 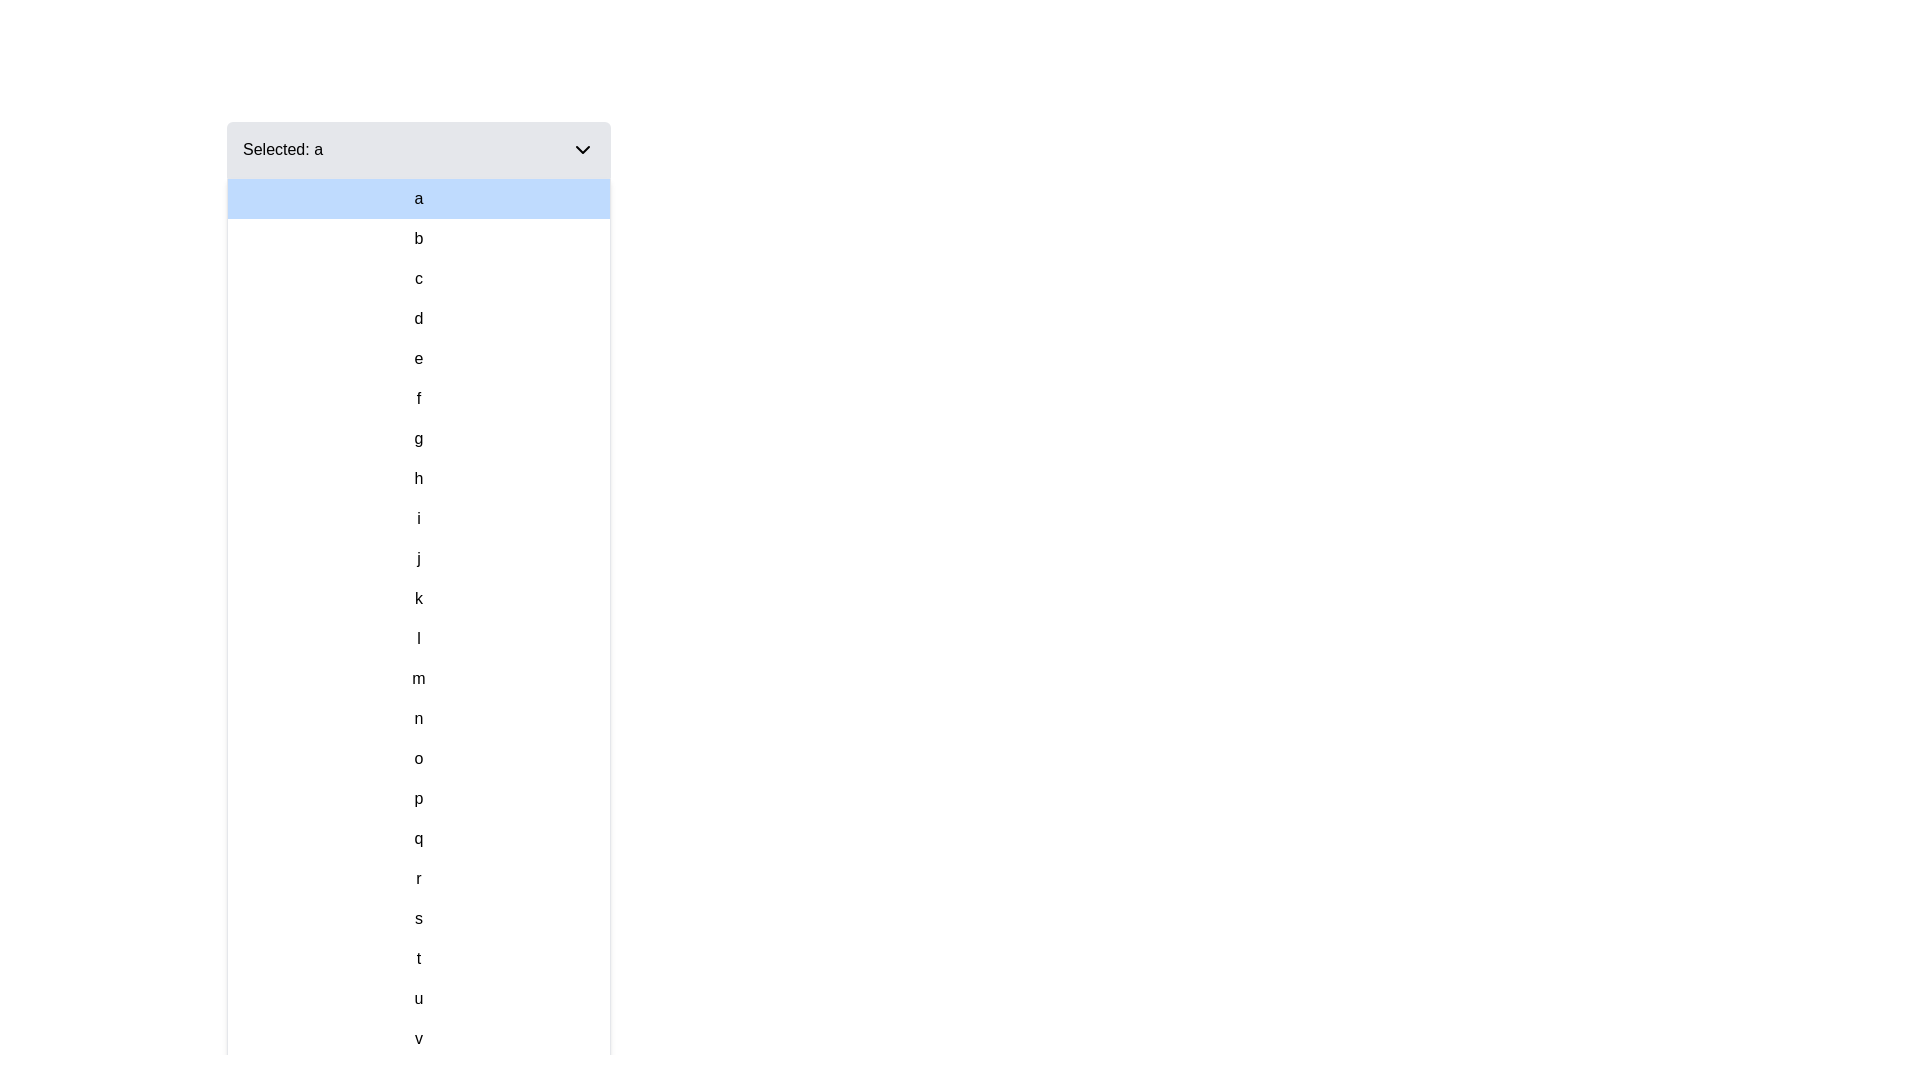 What do you see at coordinates (417, 878) in the screenshot?
I see `the text-based list item representing the letter 'r' in the dropdown list, which is positioned between 'q' and 's'` at bounding box center [417, 878].